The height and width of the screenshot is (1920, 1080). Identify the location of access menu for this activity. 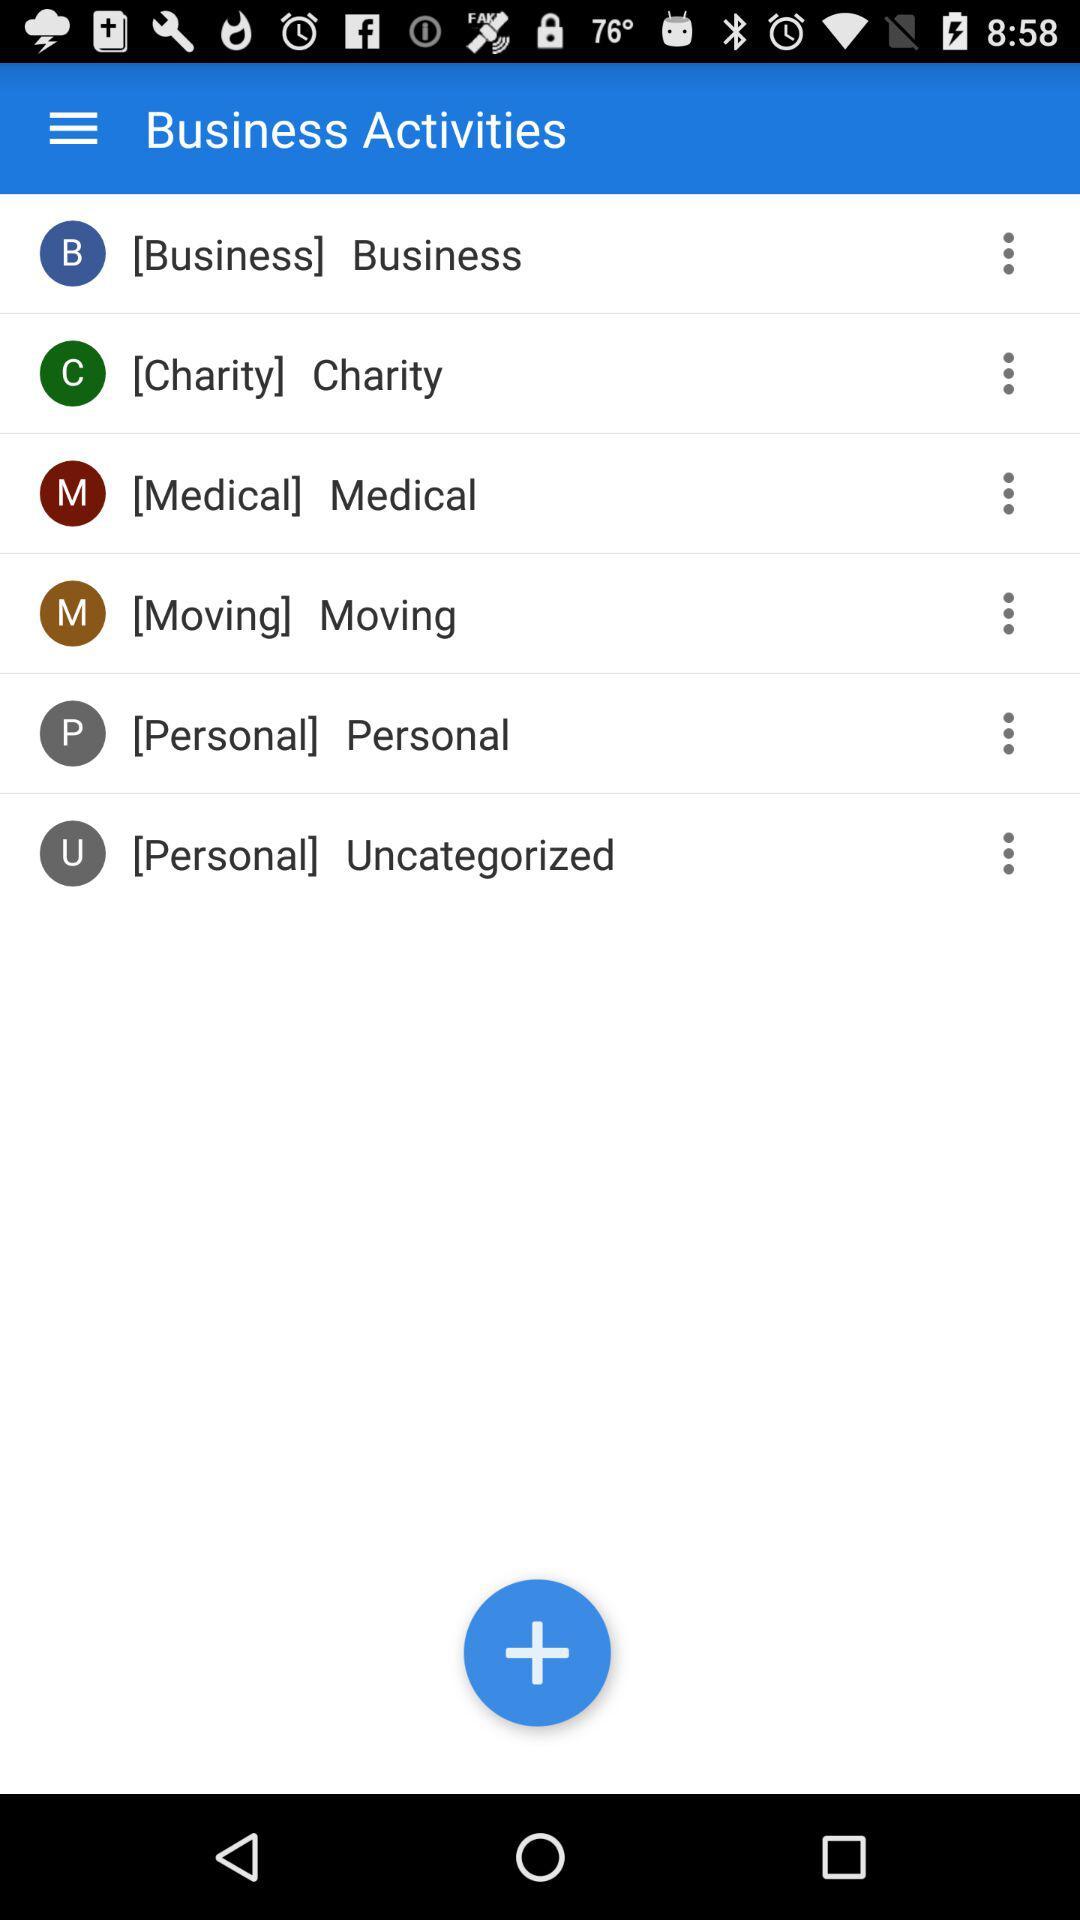
(1015, 853).